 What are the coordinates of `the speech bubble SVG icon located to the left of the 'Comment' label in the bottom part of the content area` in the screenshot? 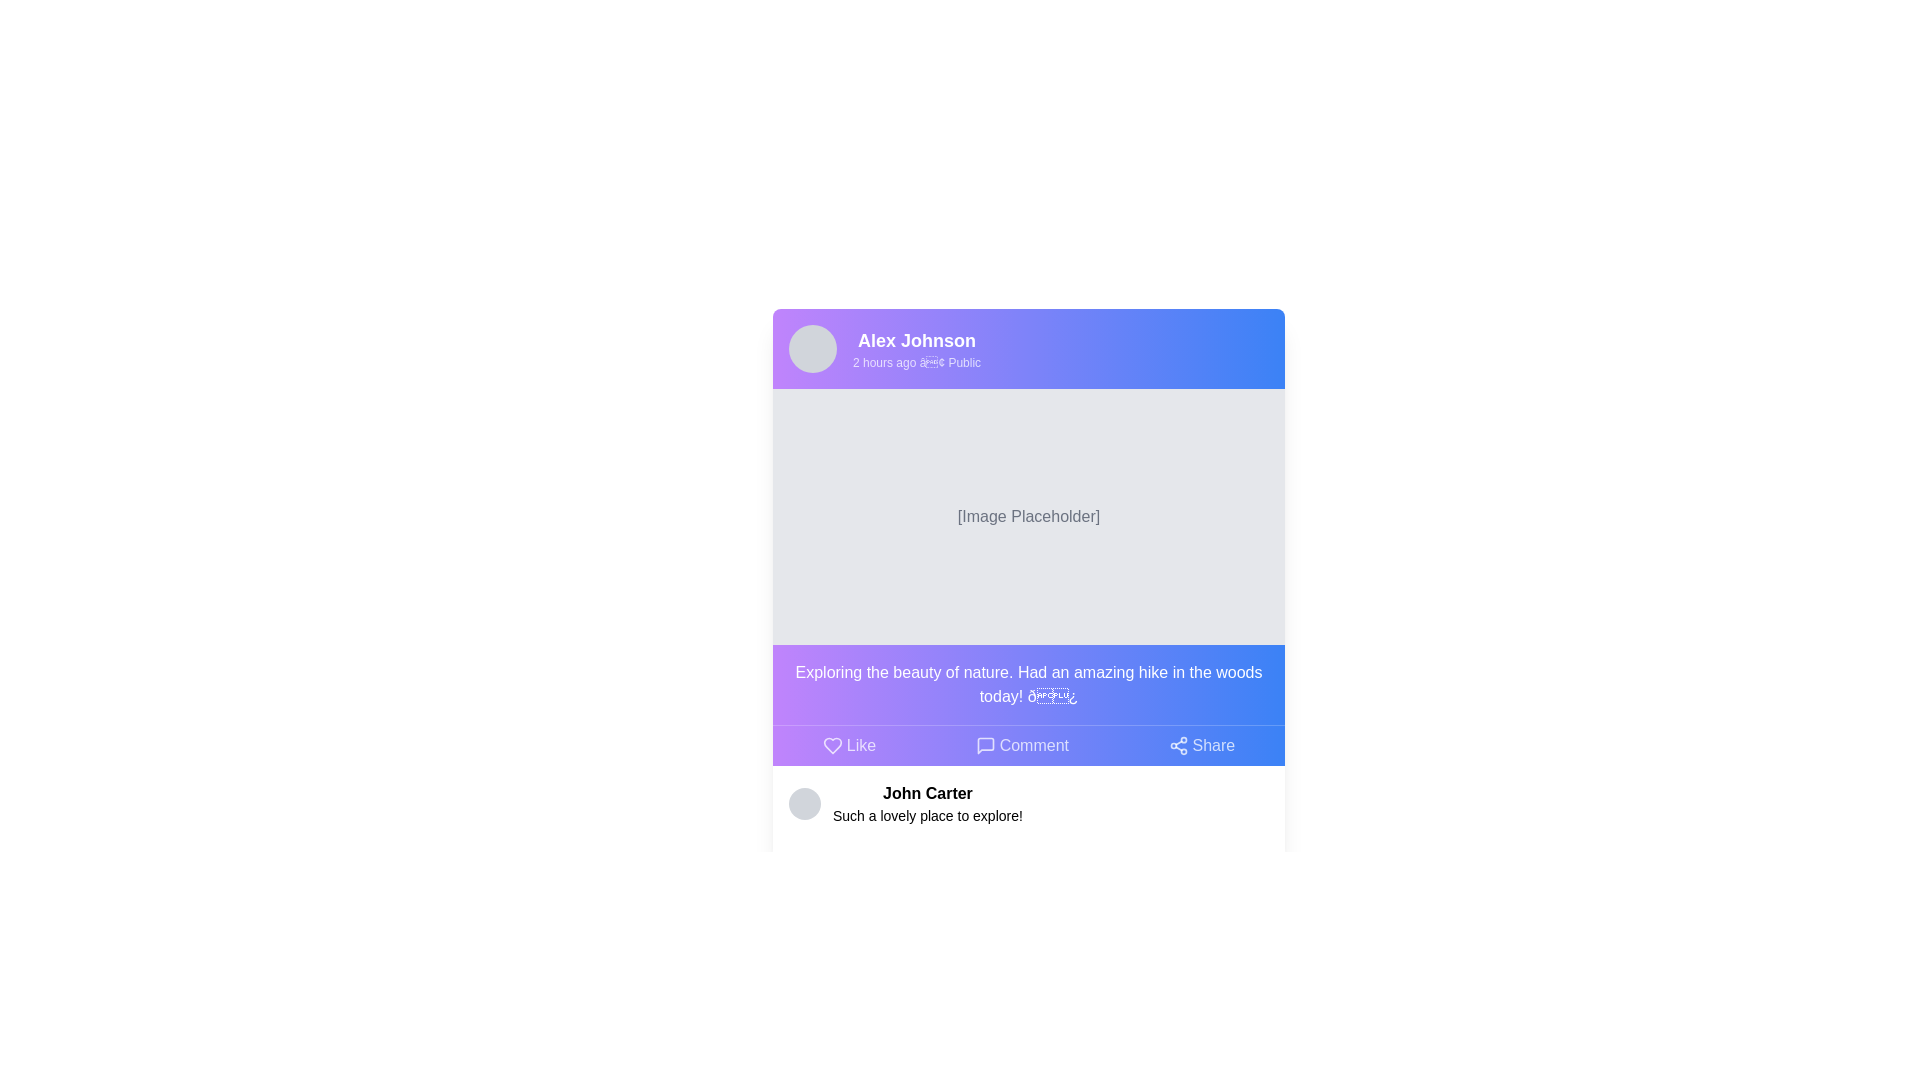 It's located at (985, 745).